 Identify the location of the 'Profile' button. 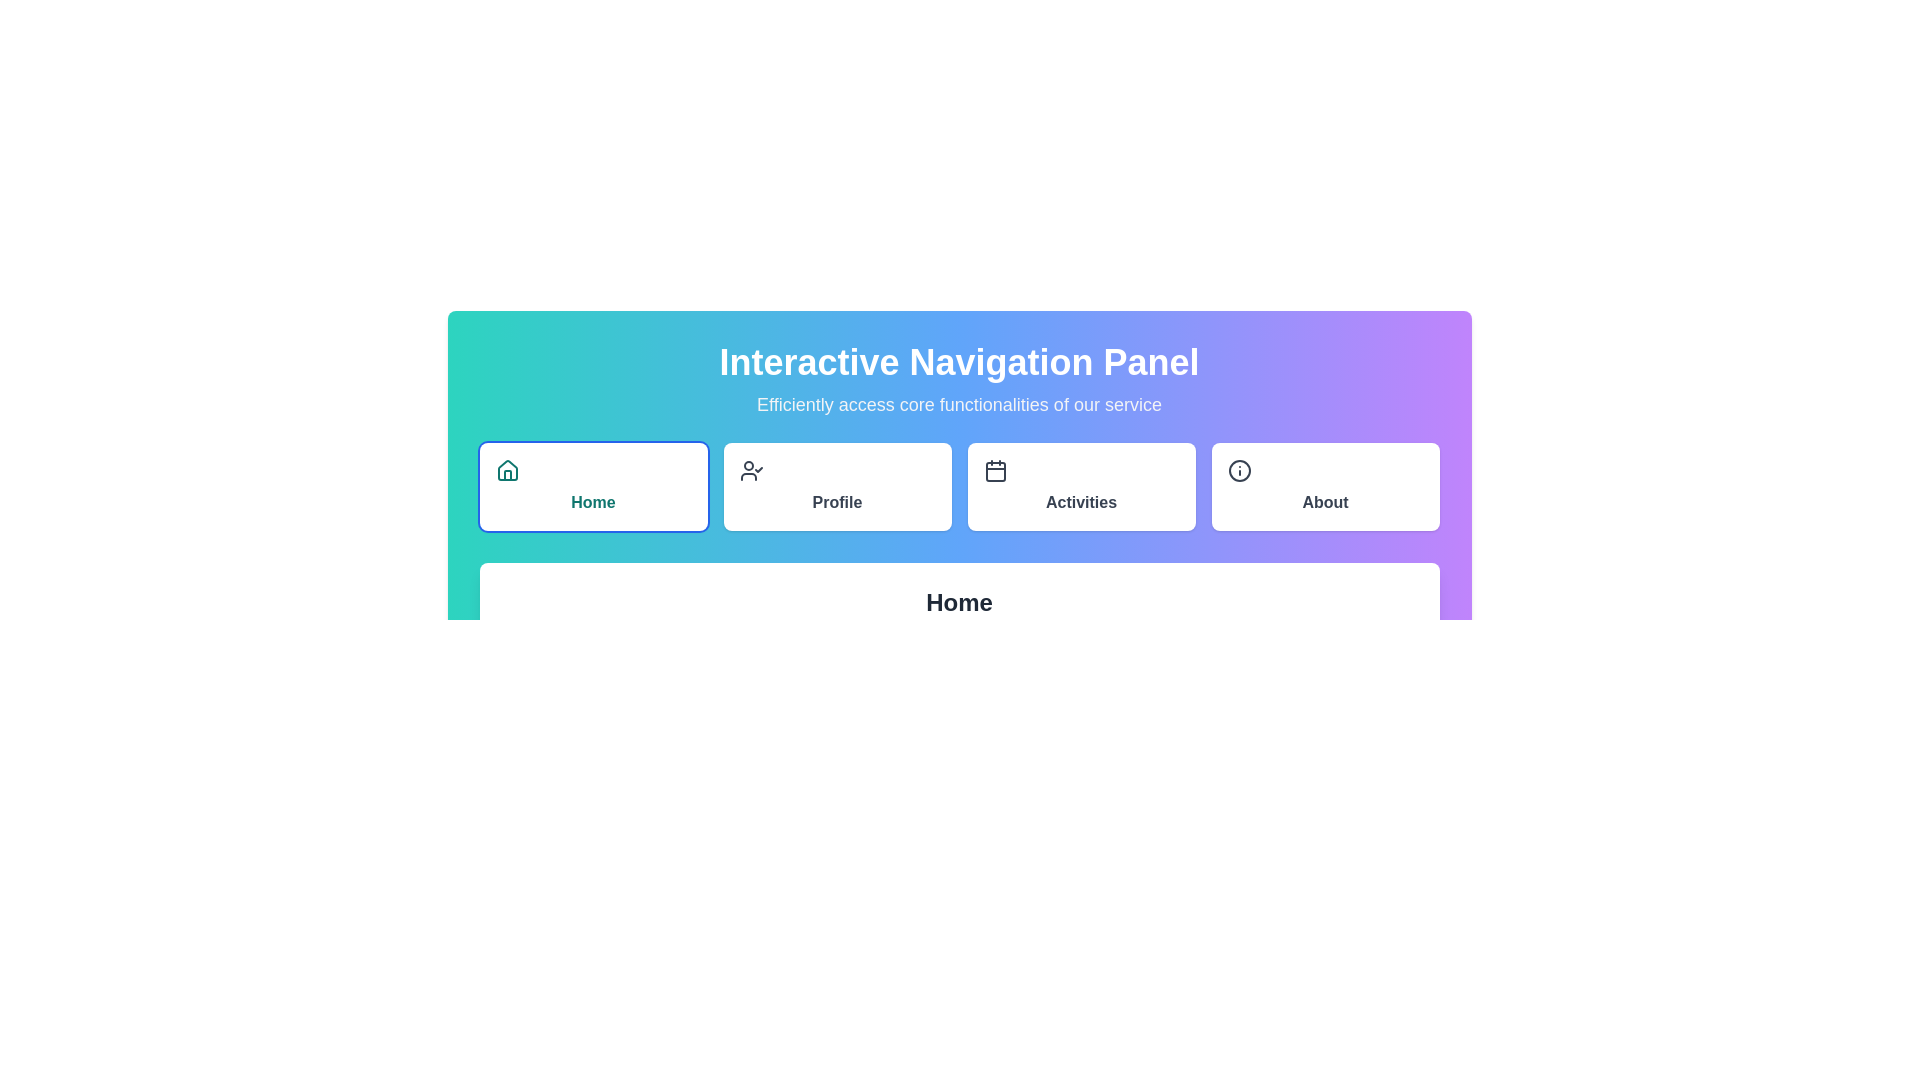
(837, 501).